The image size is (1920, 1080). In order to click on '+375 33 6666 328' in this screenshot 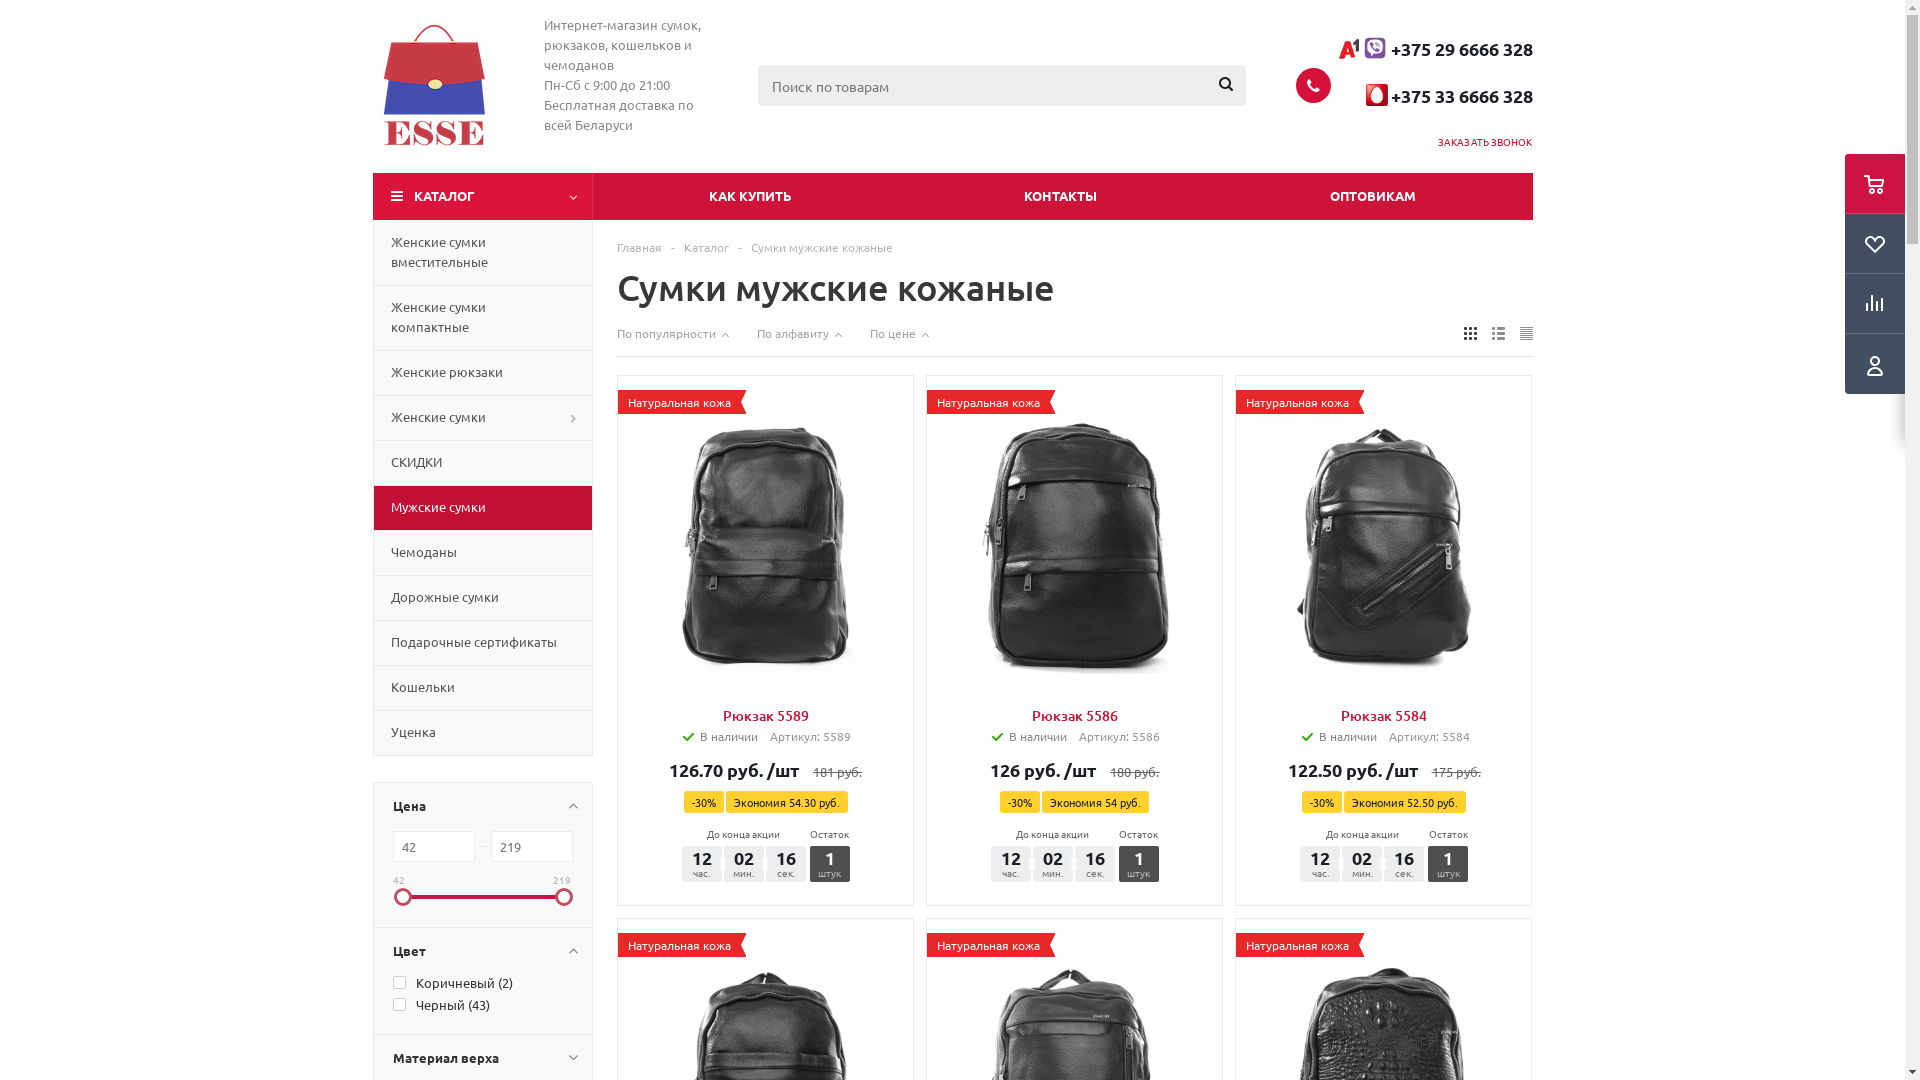, I will do `click(1460, 95)`.